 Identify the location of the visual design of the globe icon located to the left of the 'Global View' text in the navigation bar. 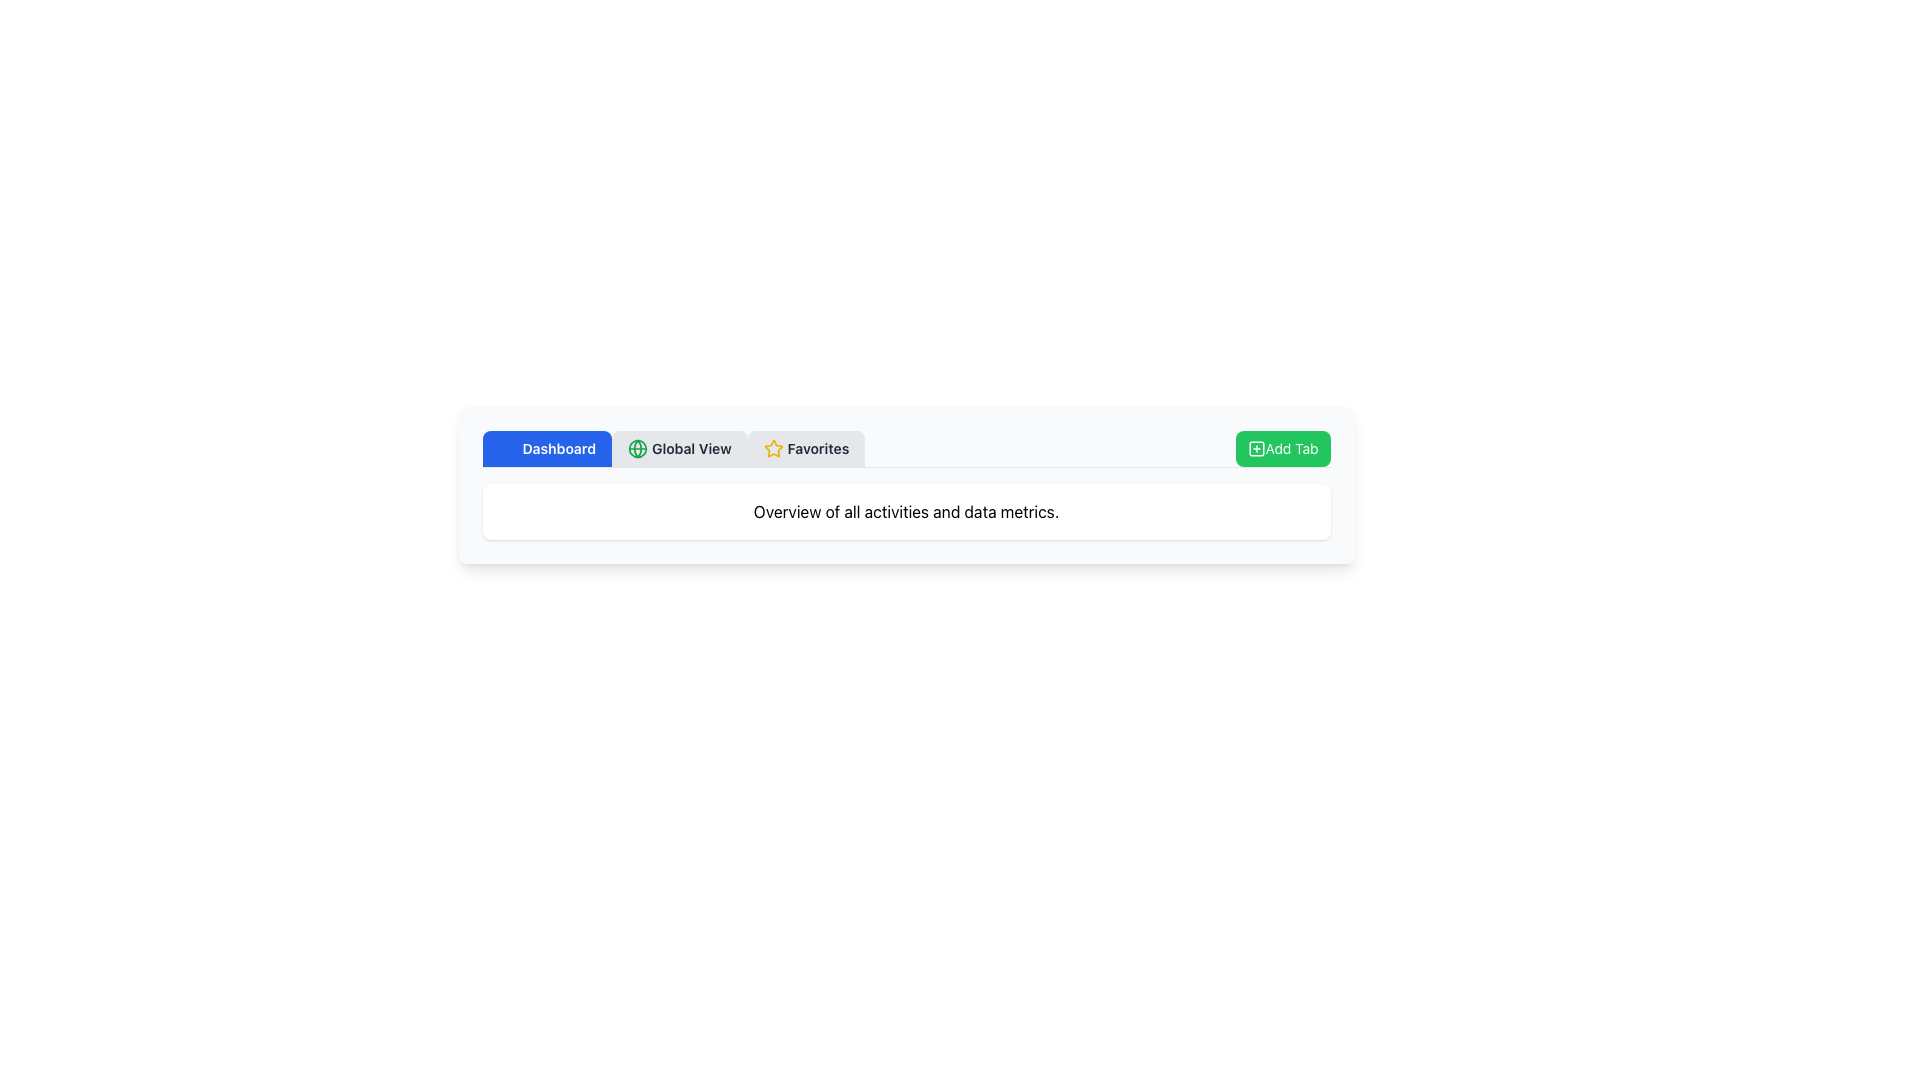
(637, 447).